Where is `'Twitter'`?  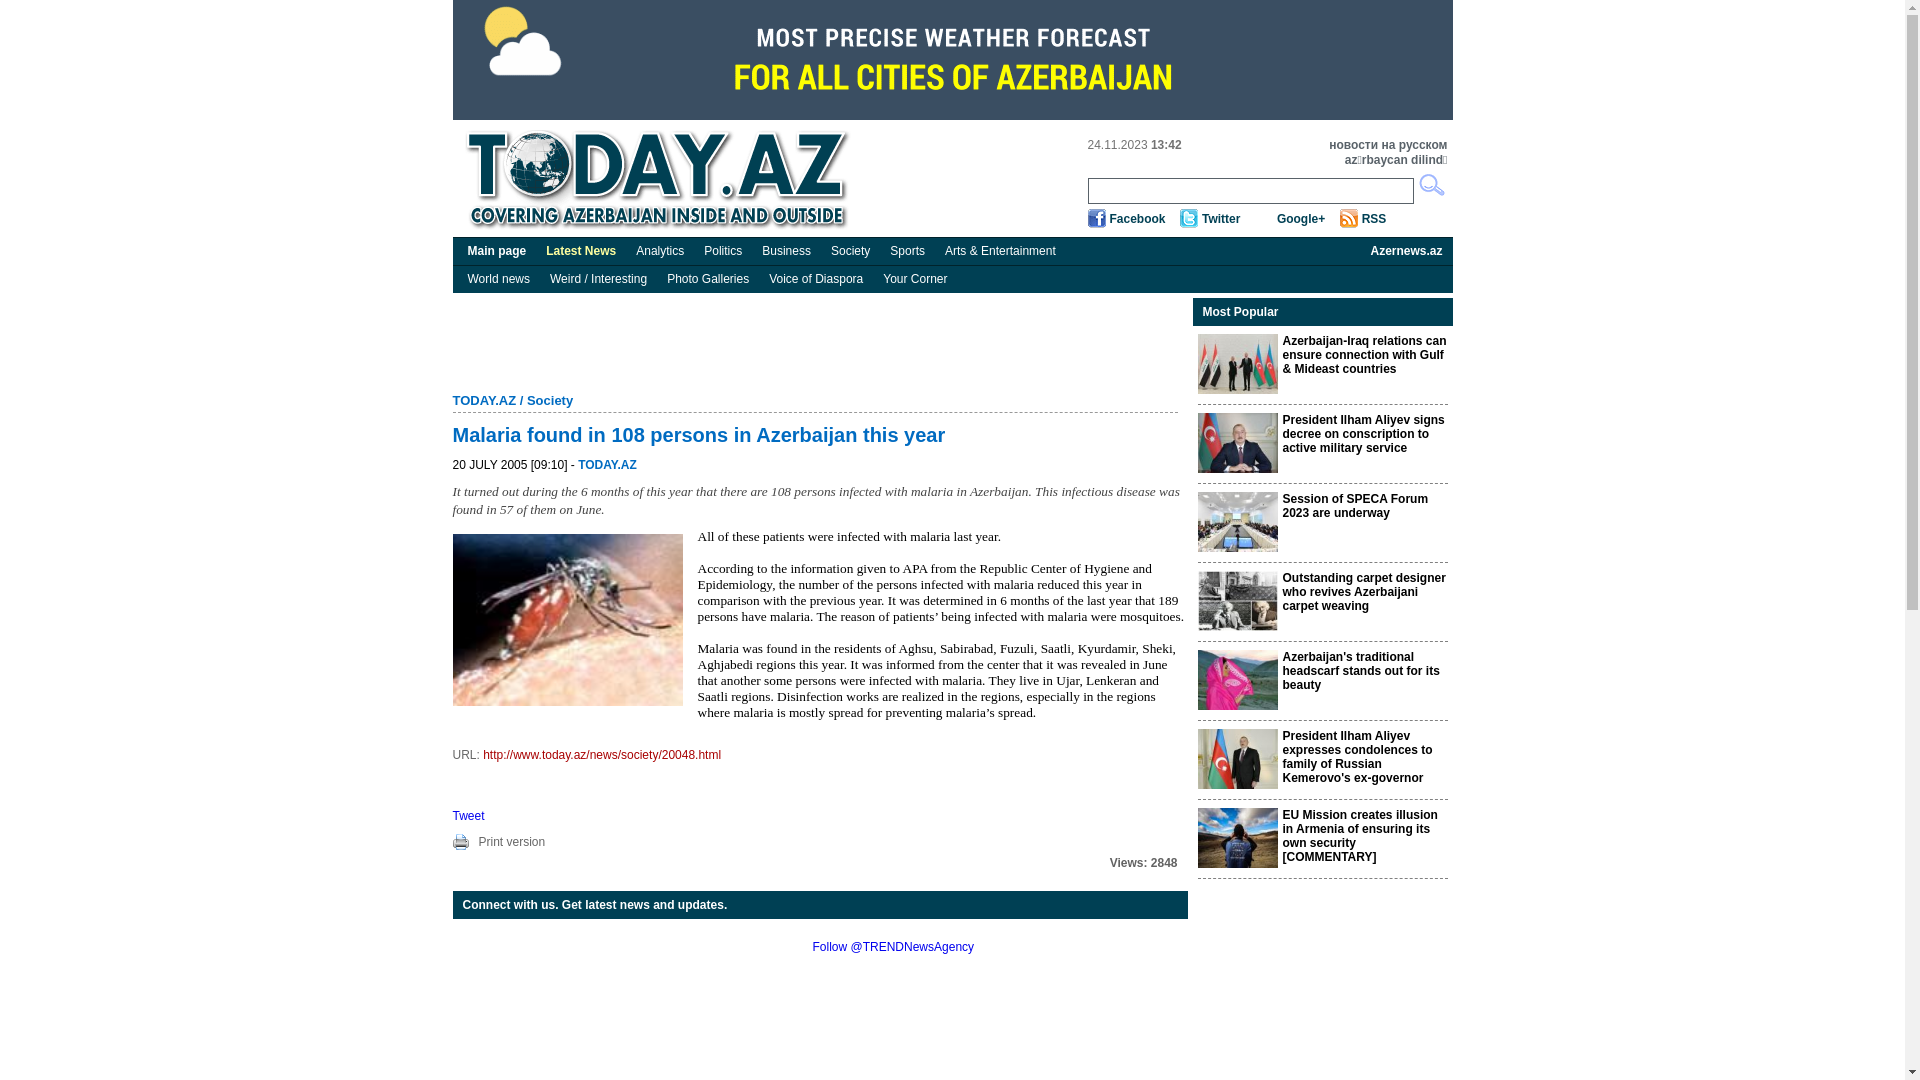 'Twitter' is located at coordinates (1219, 219).